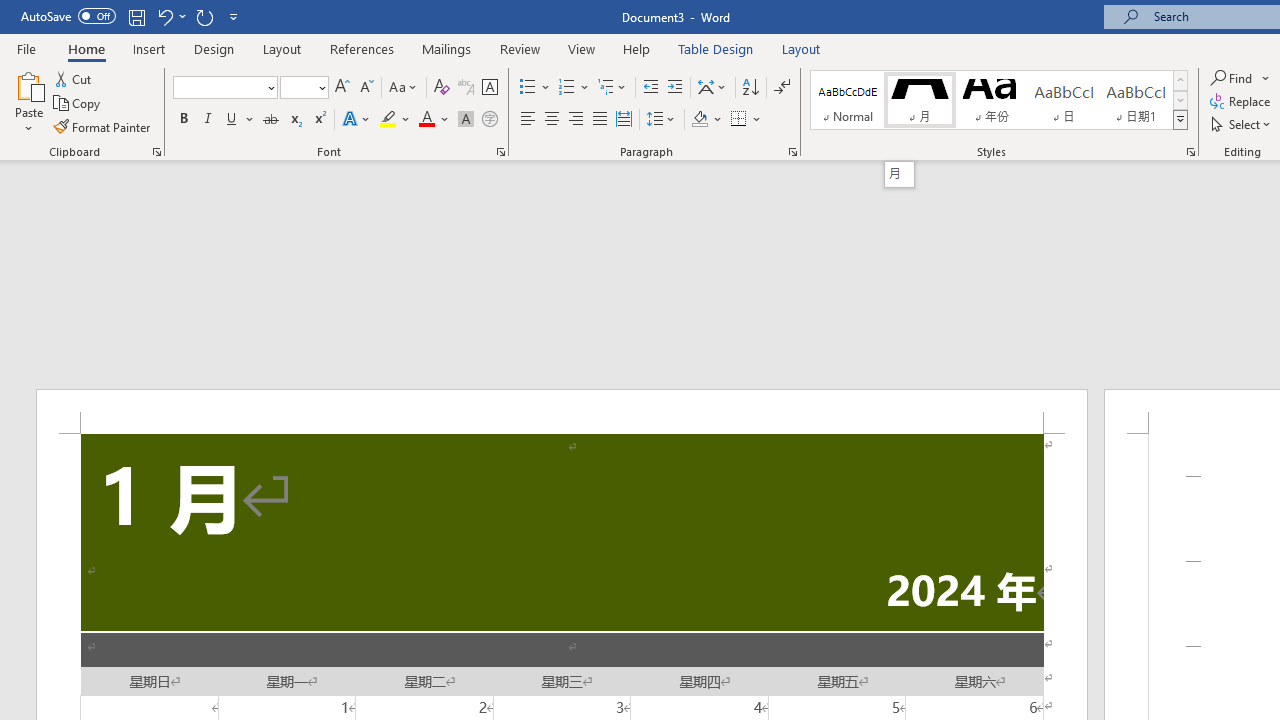 This screenshot has width=1280, height=720. What do you see at coordinates (712, 86) in the screenshot?
I see `'Asian Layout'` at bounding box center [712, 86].